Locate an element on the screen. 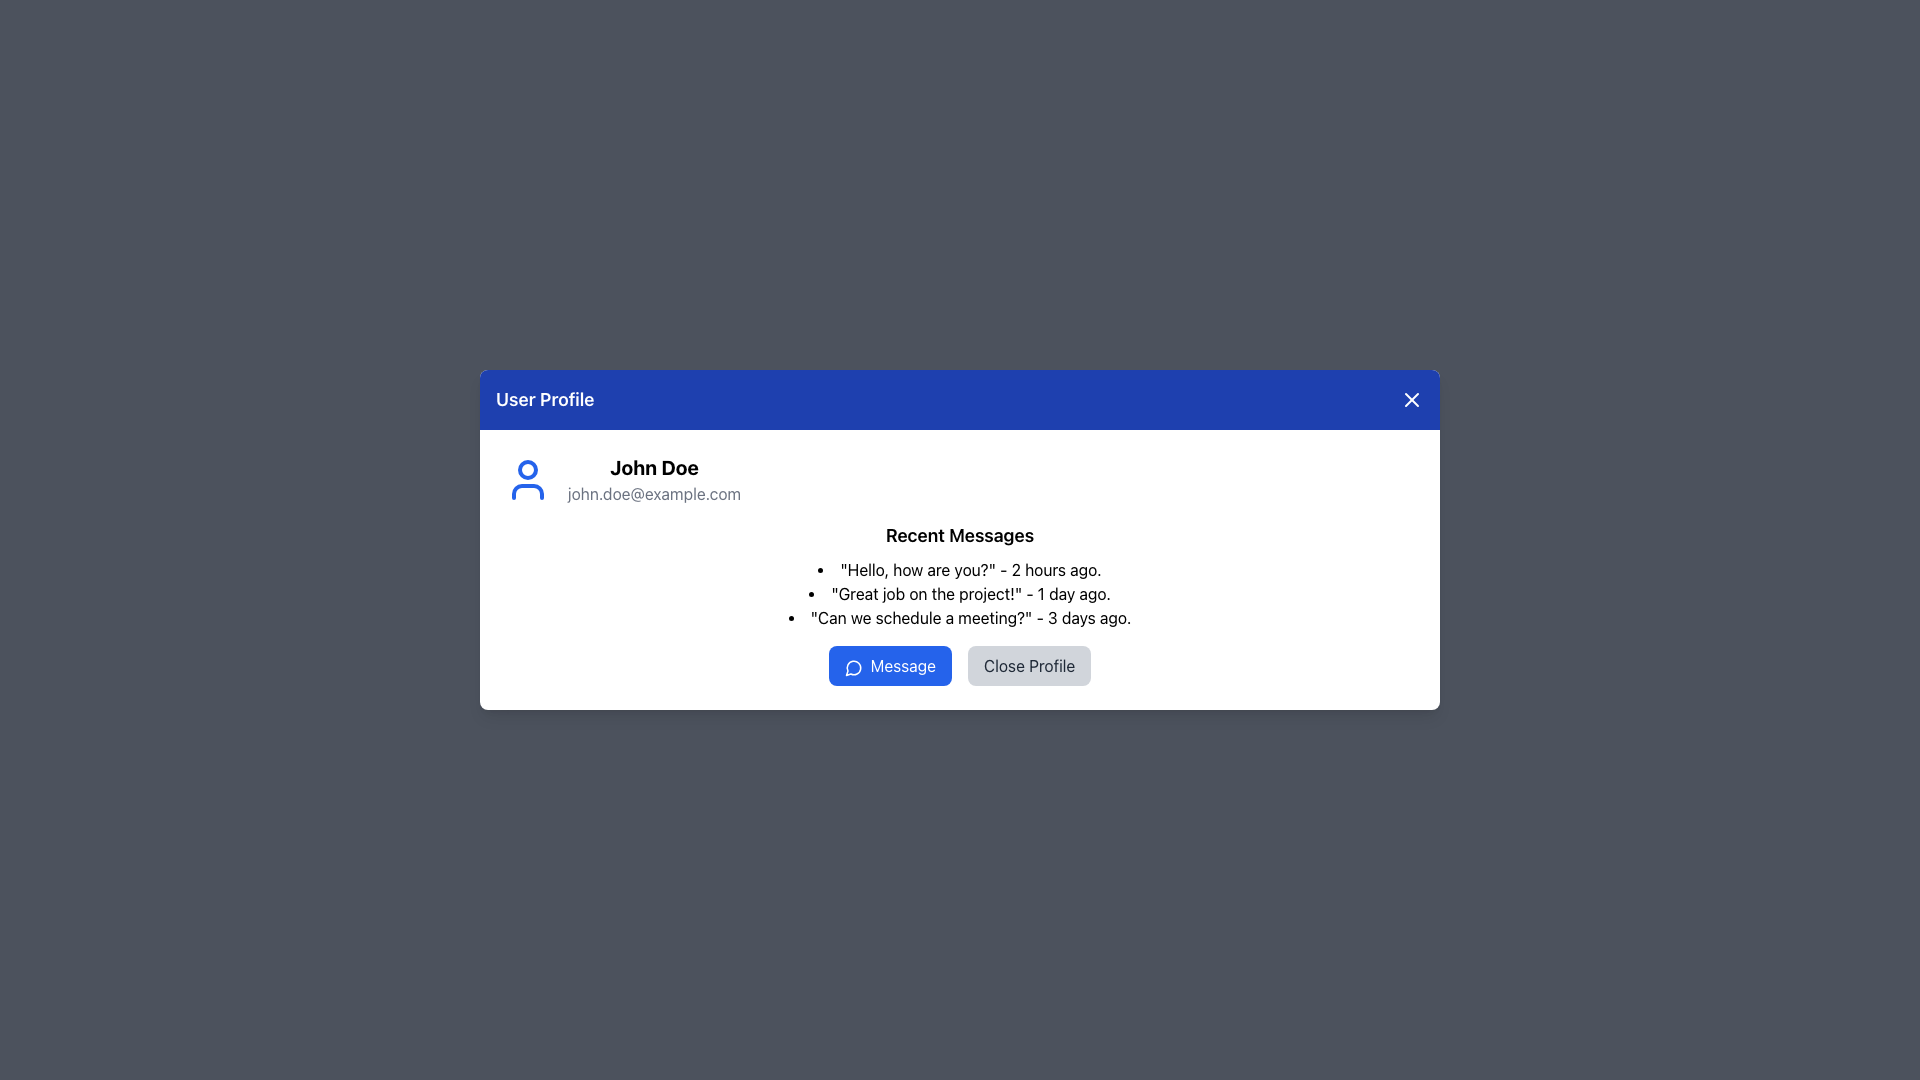 The height and width of the screenshot is (1080, 1920). the bold styled text element labeled 'Recent Messages', which is the header above the message list in the user profile's information pane is located at coordinates (960, 535).